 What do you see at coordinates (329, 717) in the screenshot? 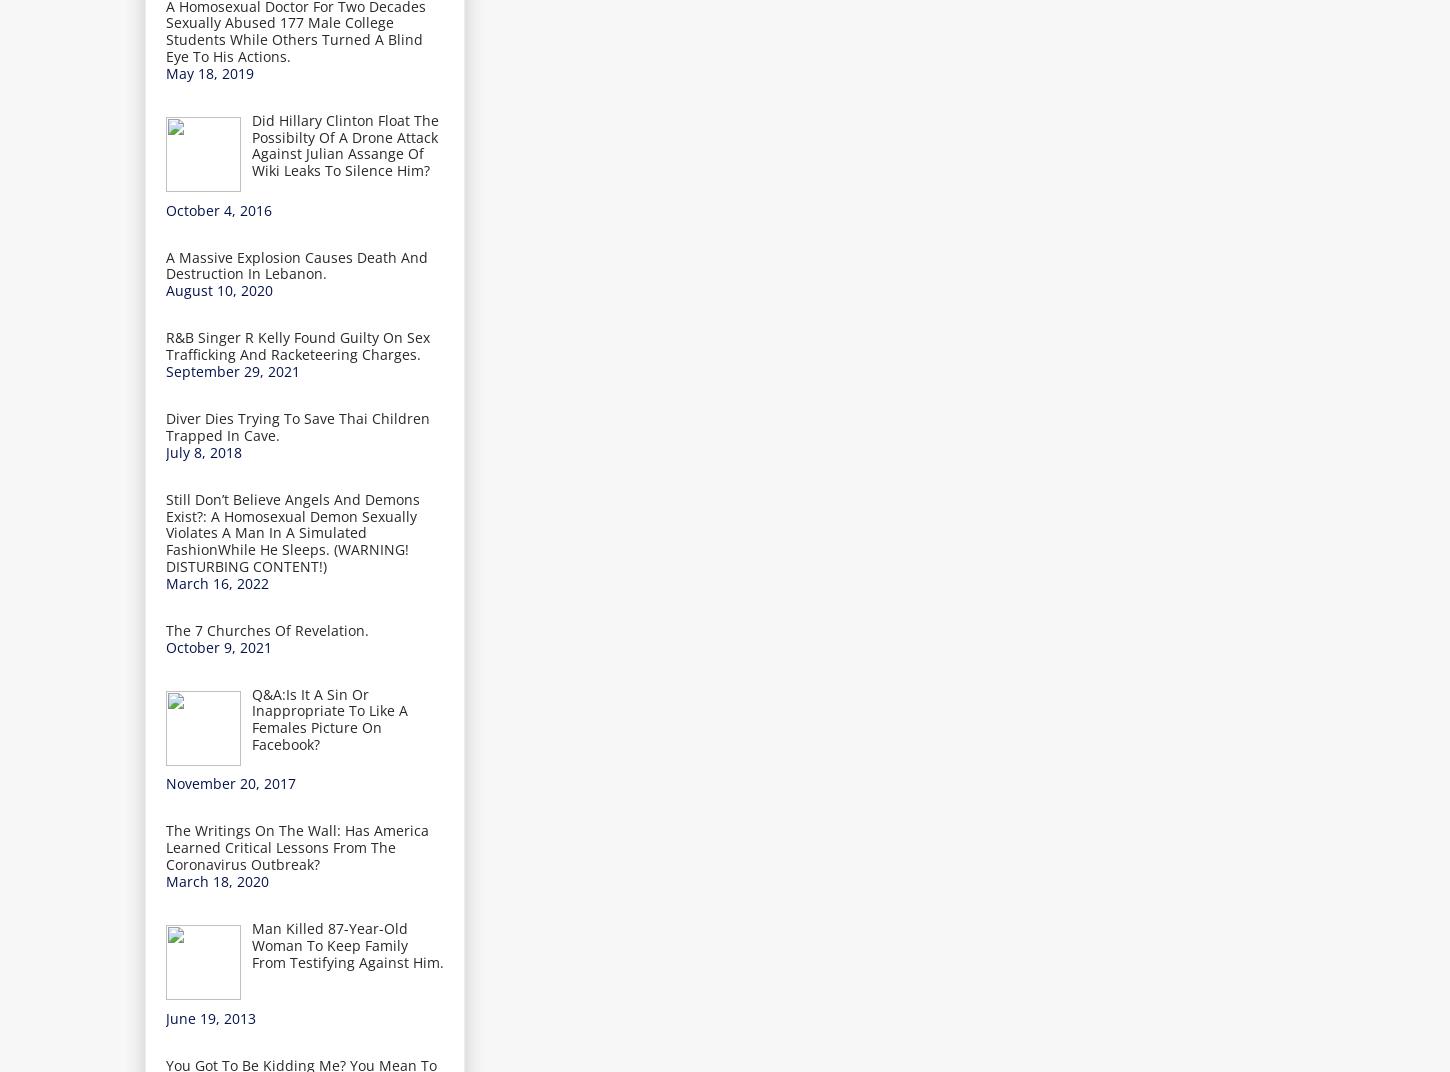
I see `'Q&A:Is It A Sin Or Inappropriate To Like A Females Picture On Facebook?'` at bounding box center [329, 717].